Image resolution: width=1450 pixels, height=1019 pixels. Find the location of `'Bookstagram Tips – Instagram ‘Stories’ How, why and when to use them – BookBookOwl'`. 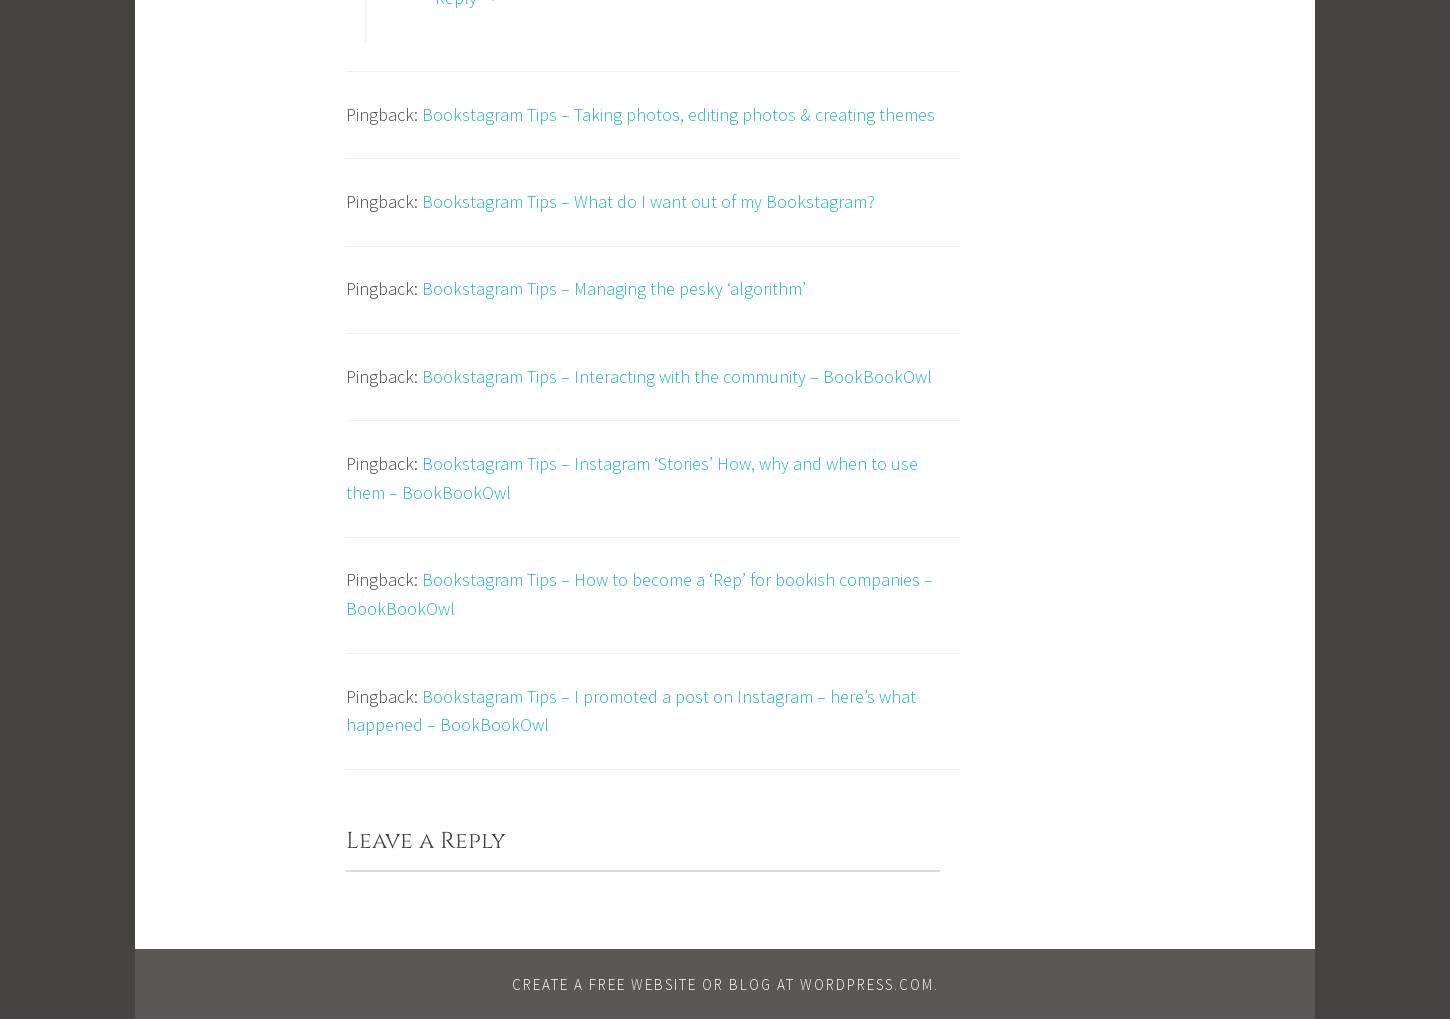

'Bookstagram Tips – Instagram ‘Stories’ How, why and when to use them – BookBookOwl' is located at coordinates (631, 476).